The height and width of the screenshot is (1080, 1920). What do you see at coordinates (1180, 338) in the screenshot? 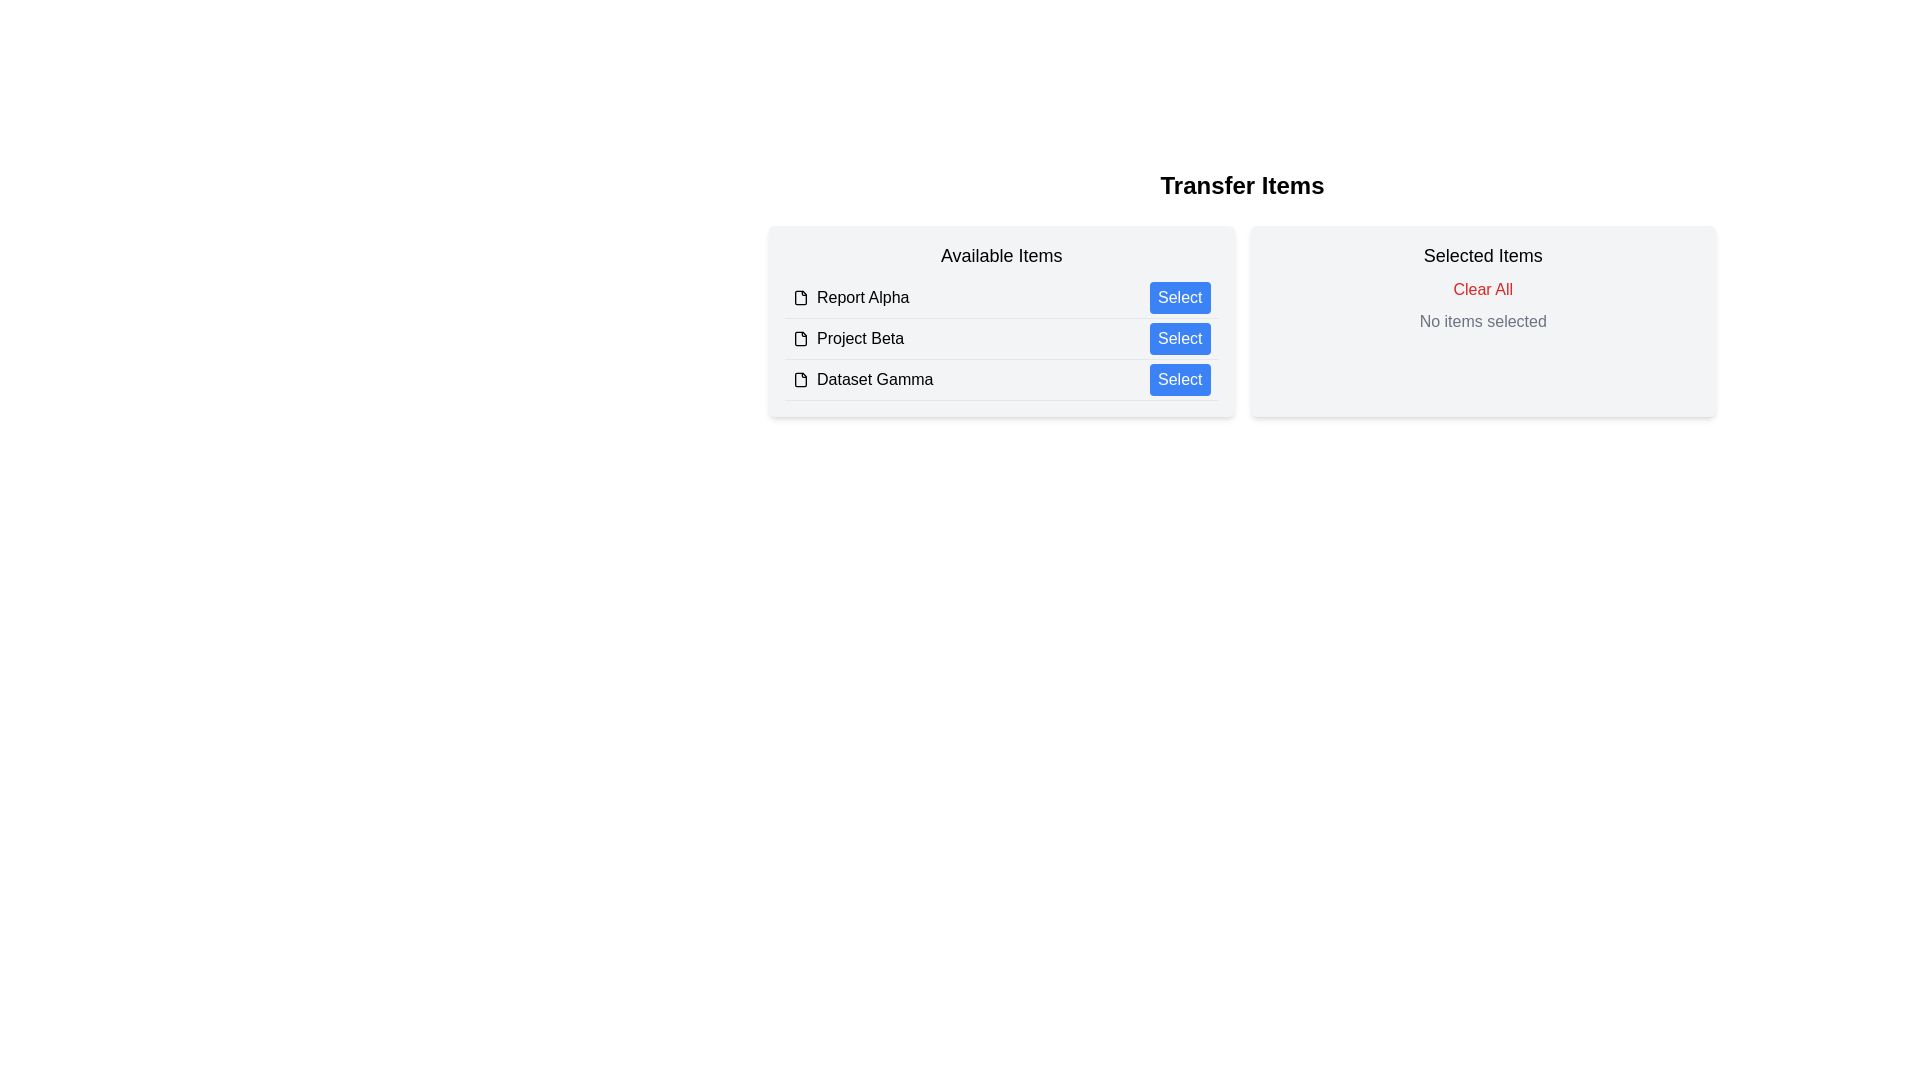
I see `the button located to the far right of the 'Project Beta' row in the 'Available Items' section` at bounding box center [1180, 338].